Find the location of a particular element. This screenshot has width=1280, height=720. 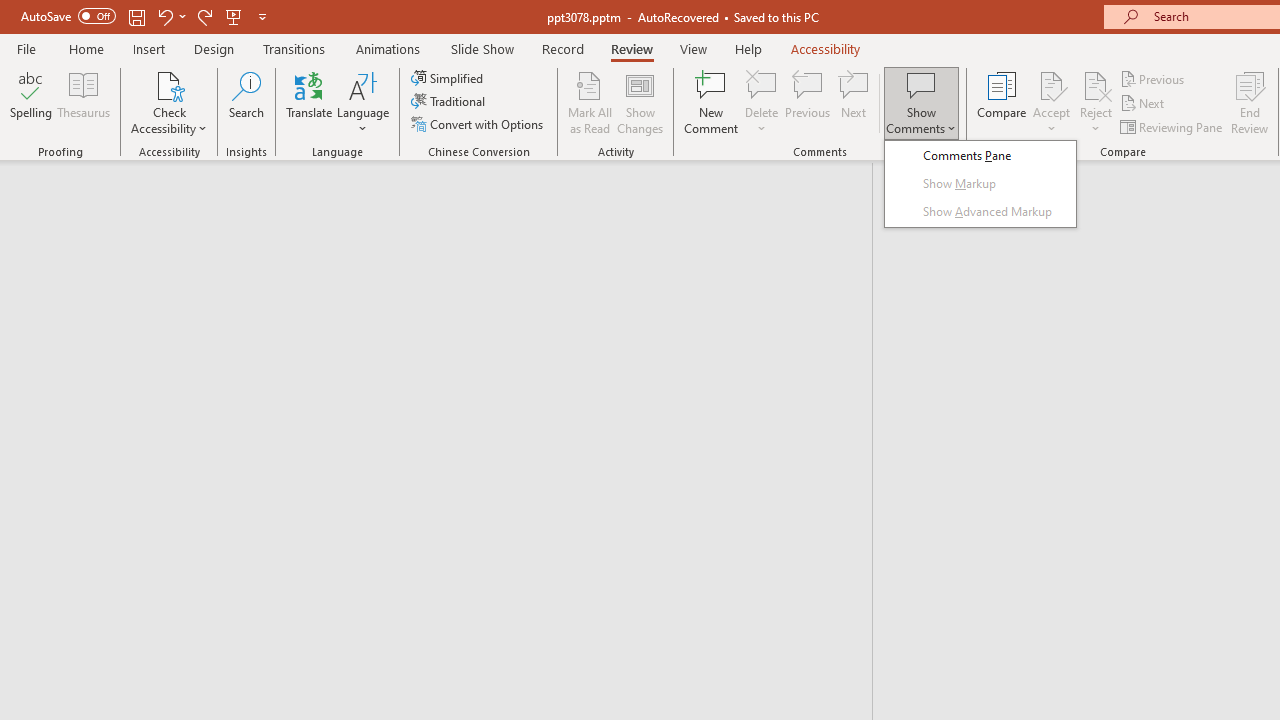

'Simplified' is located at coordinates (448, 77).